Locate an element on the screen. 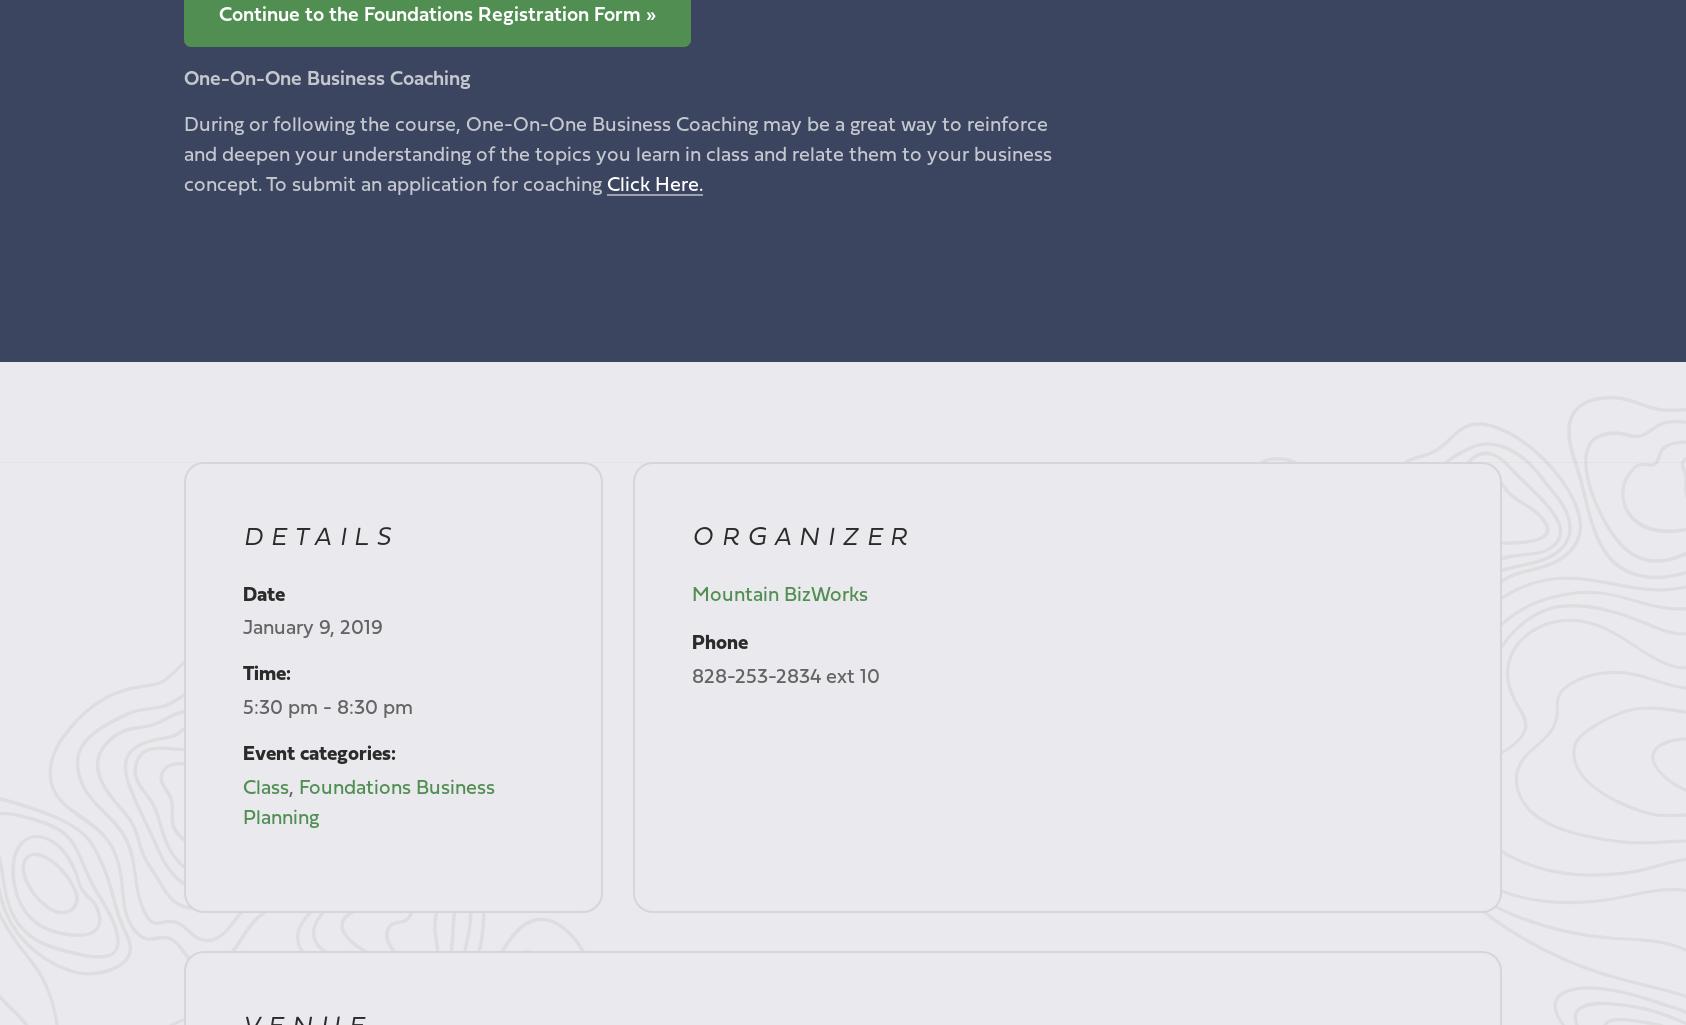 This screenshot has width=1686, height=1025. 'Event categories:' is located at coordinates (241, 755).